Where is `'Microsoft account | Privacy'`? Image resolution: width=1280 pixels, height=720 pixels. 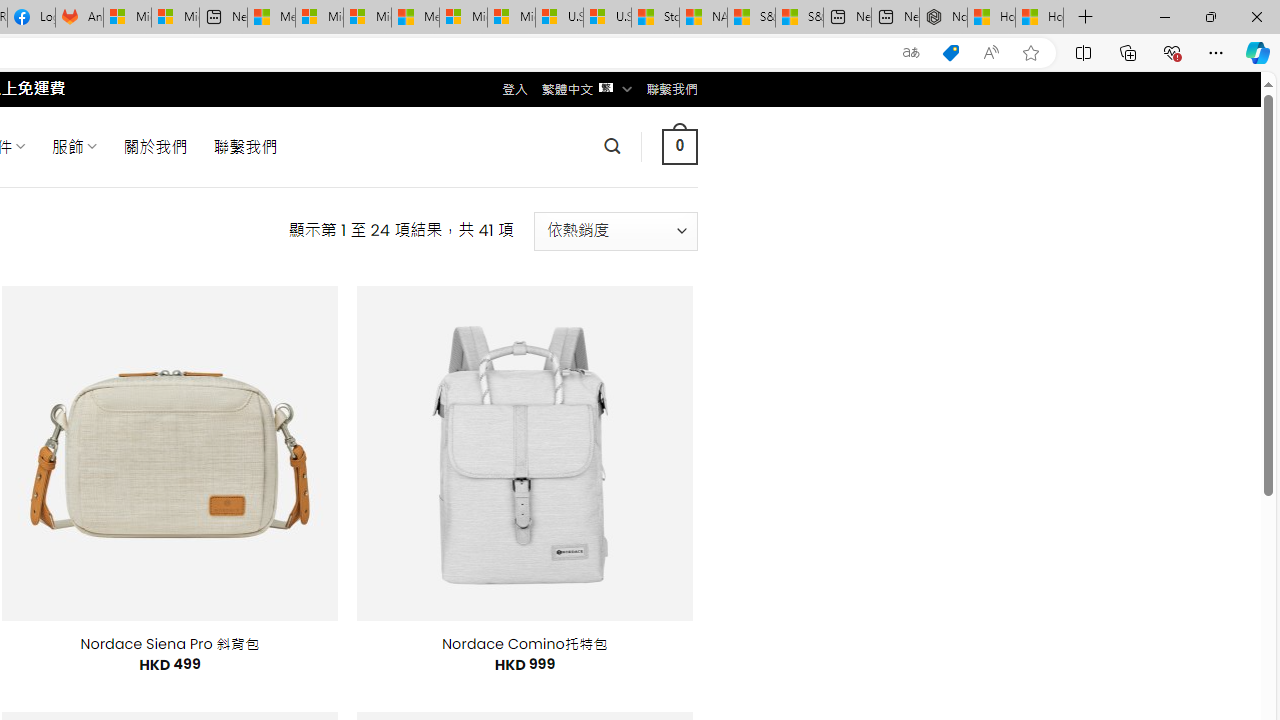 'Microsoft account | Privacy' is located at coordinates (318, 17).